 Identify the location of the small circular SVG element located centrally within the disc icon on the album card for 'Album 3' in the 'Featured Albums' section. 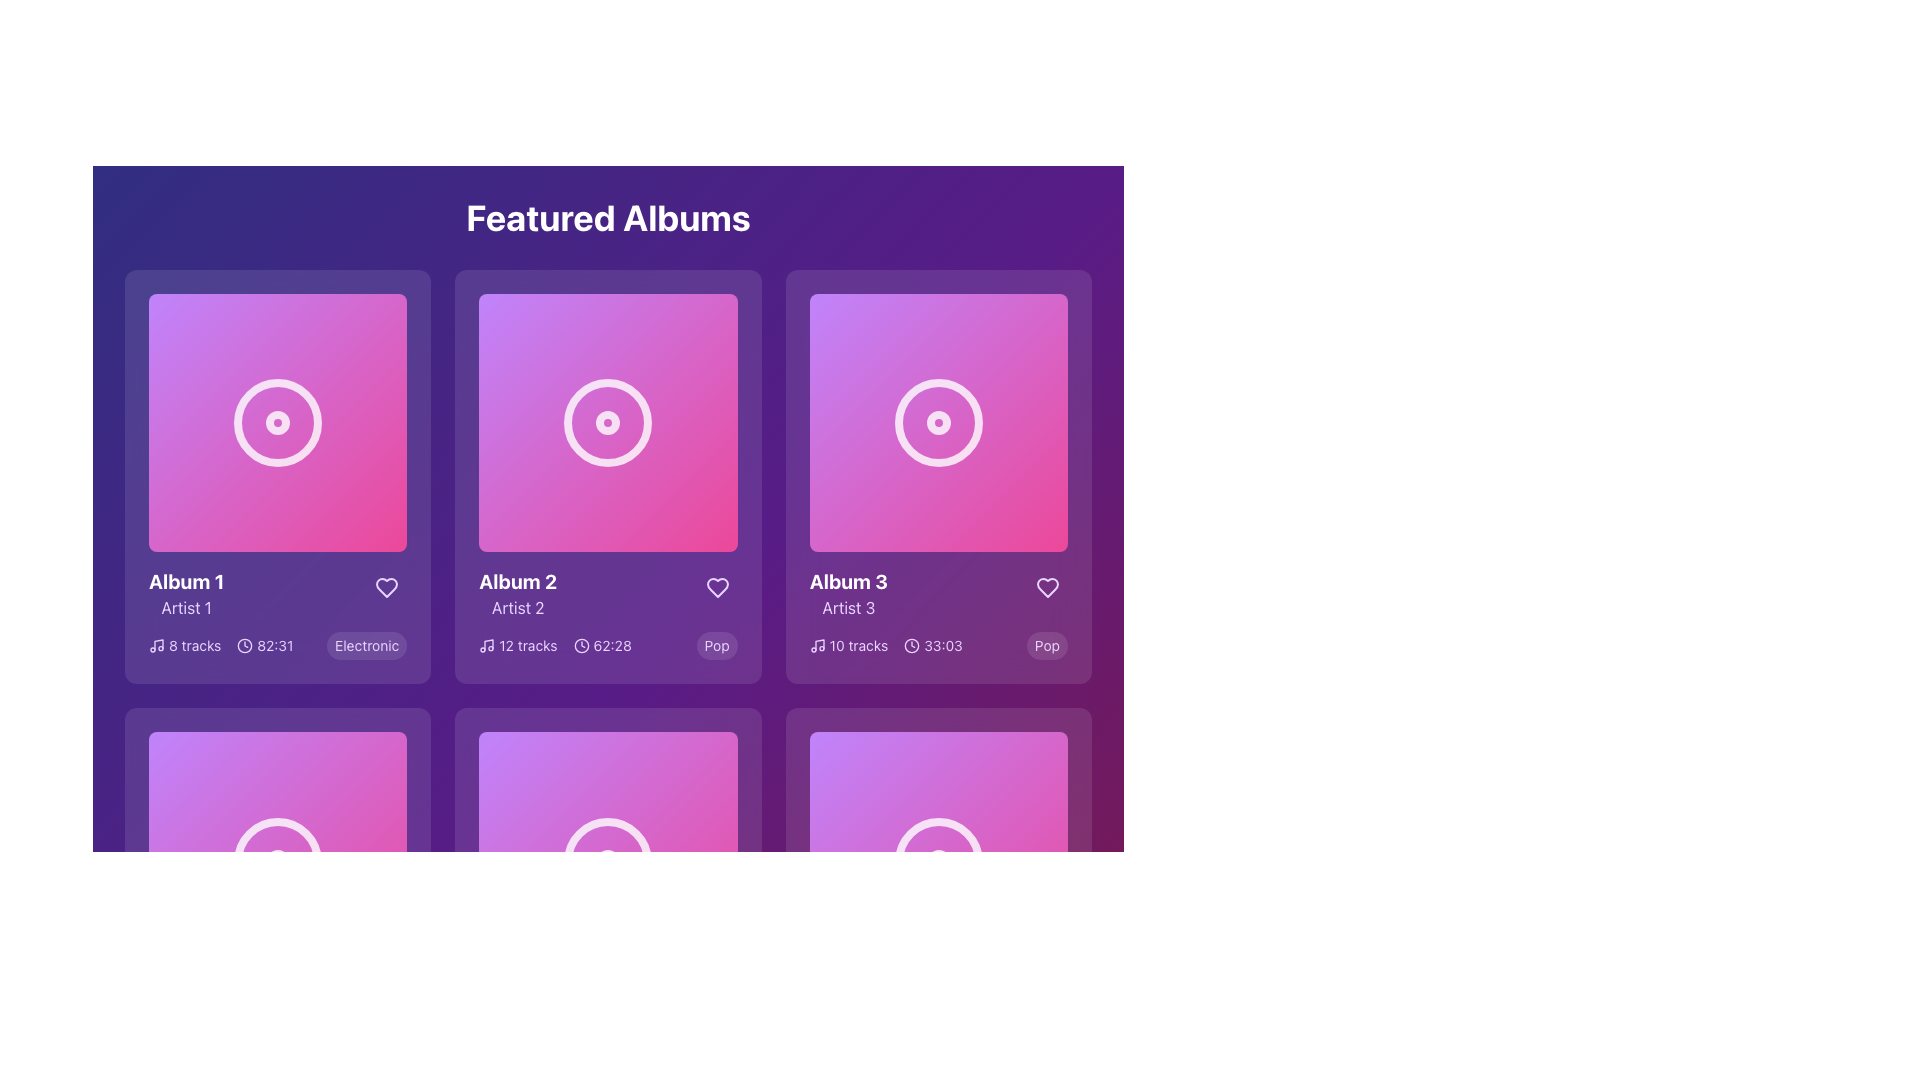
(937, 422).